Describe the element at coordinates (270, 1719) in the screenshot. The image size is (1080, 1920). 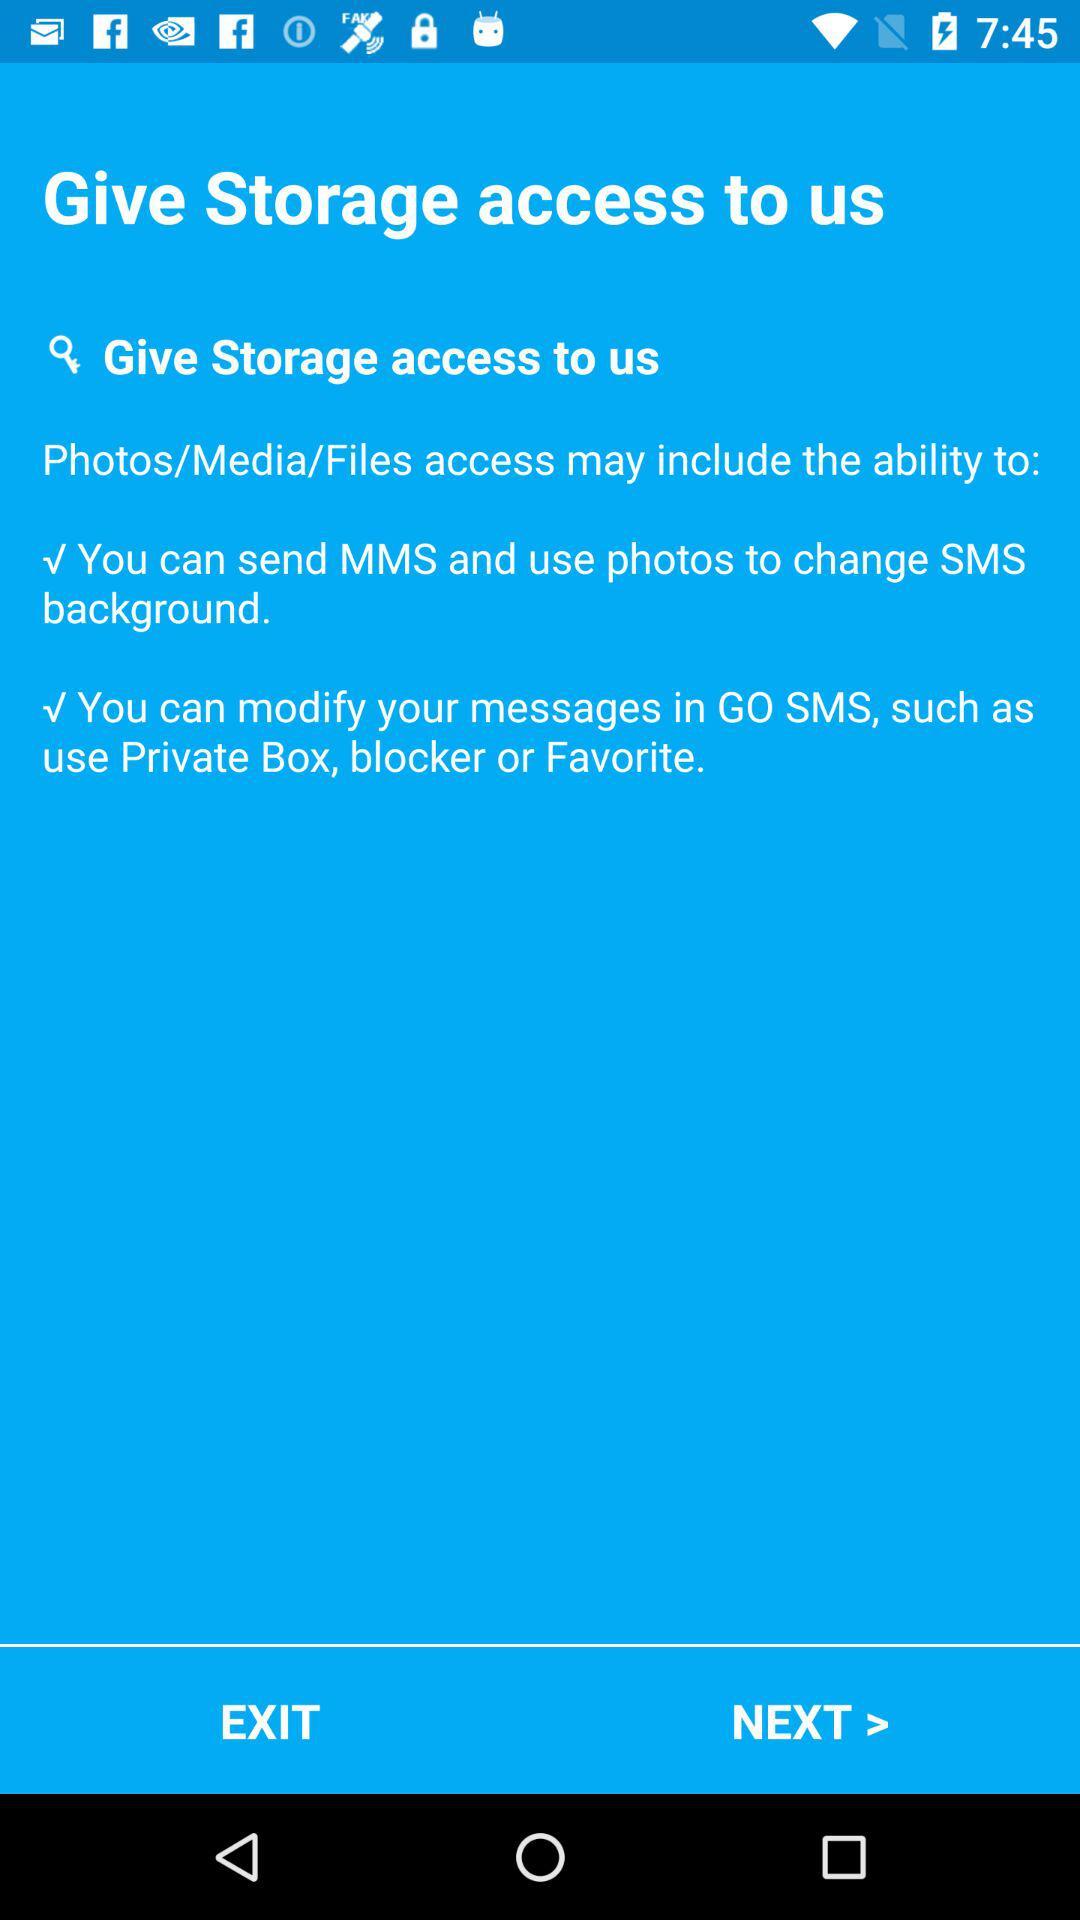
I see `the icon next to next >` at that location.